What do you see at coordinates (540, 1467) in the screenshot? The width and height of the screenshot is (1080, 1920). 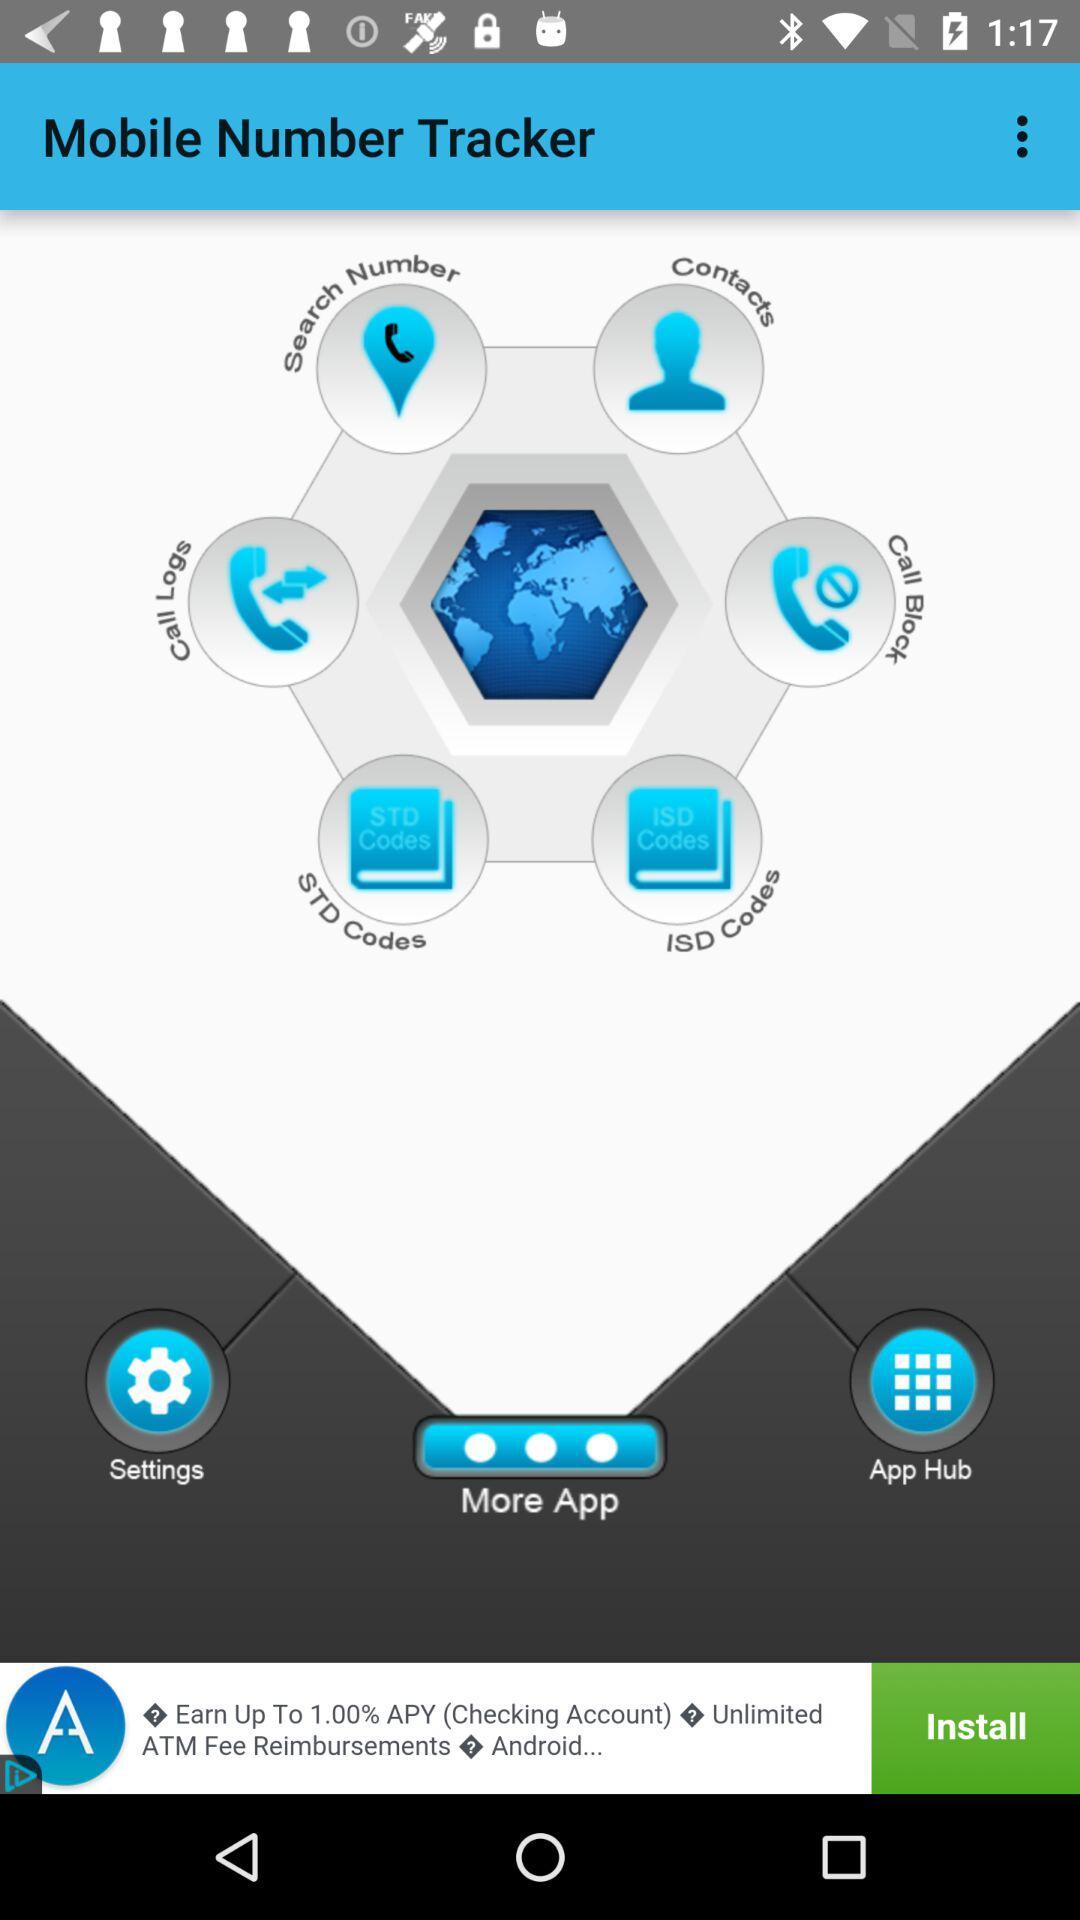 I see `all` at bounding box center [540, 1467].